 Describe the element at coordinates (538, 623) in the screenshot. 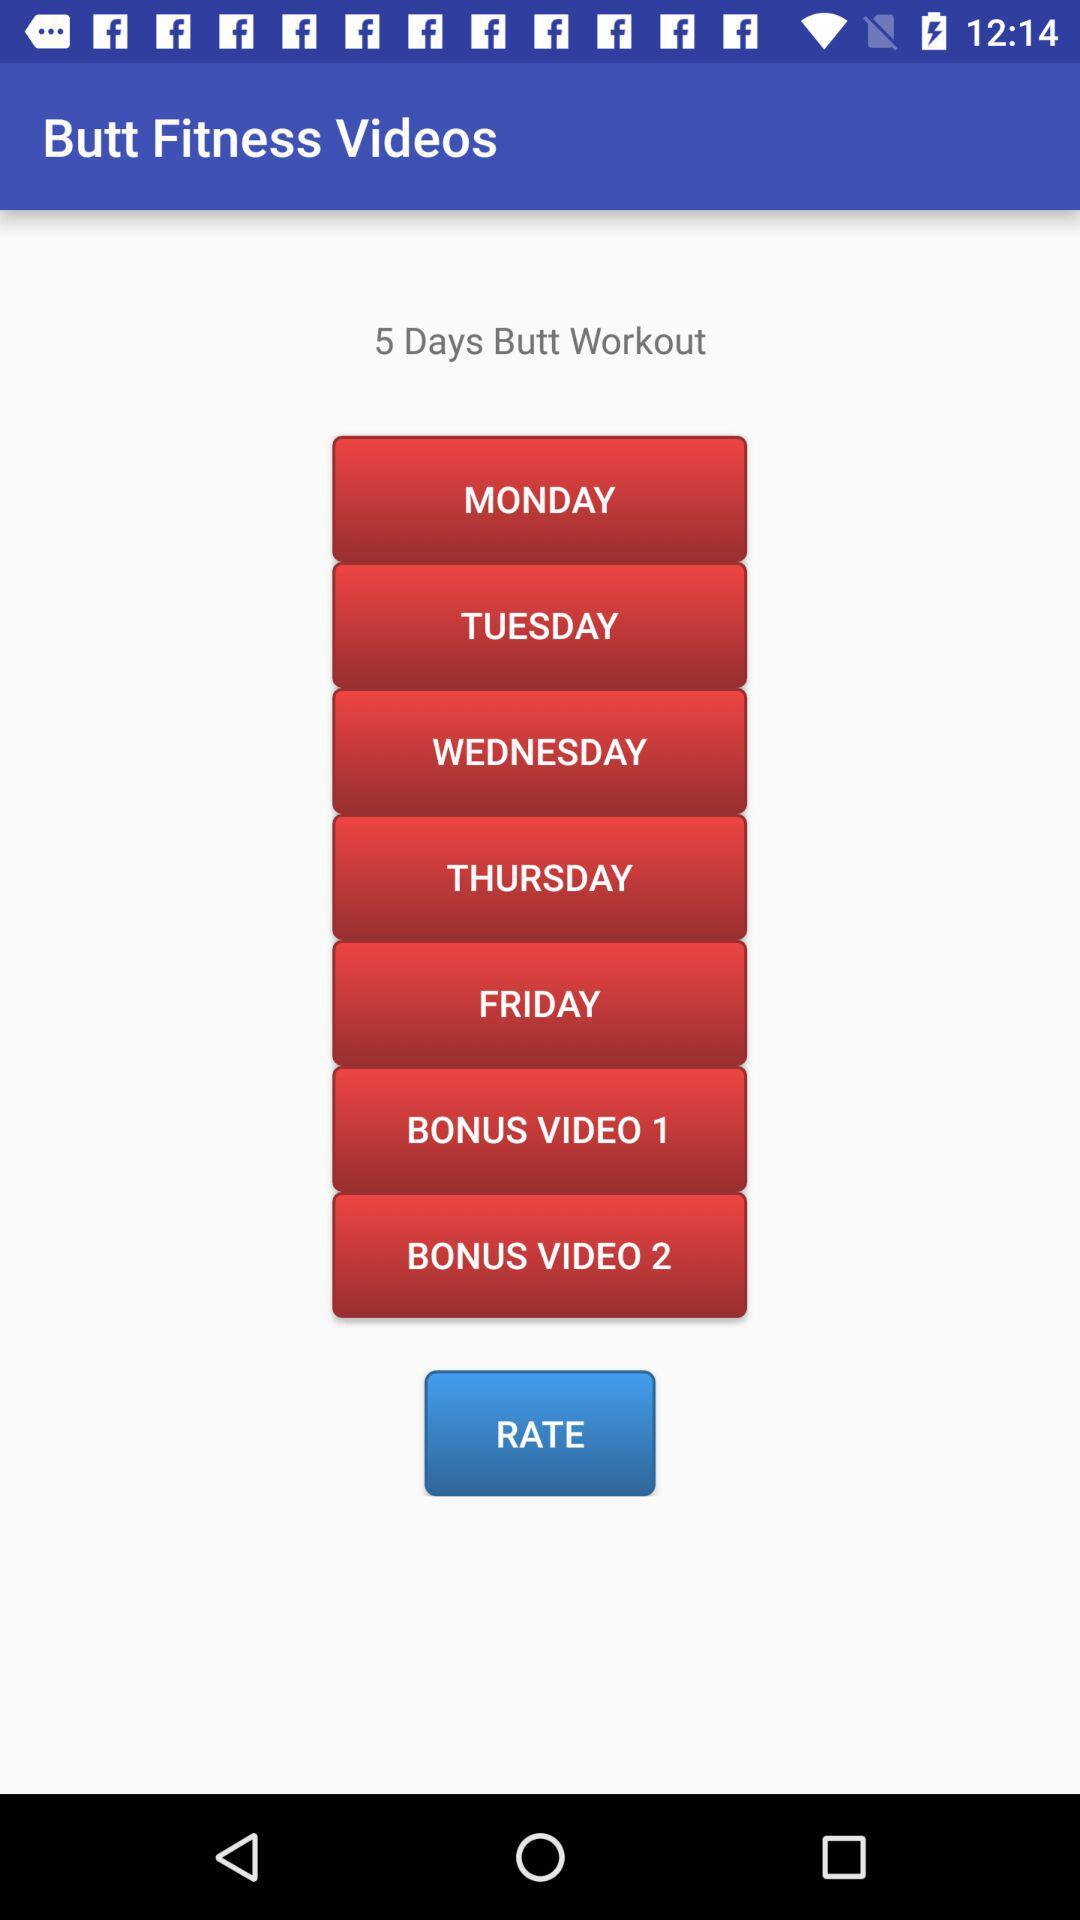

I see `tuesday` at that location.